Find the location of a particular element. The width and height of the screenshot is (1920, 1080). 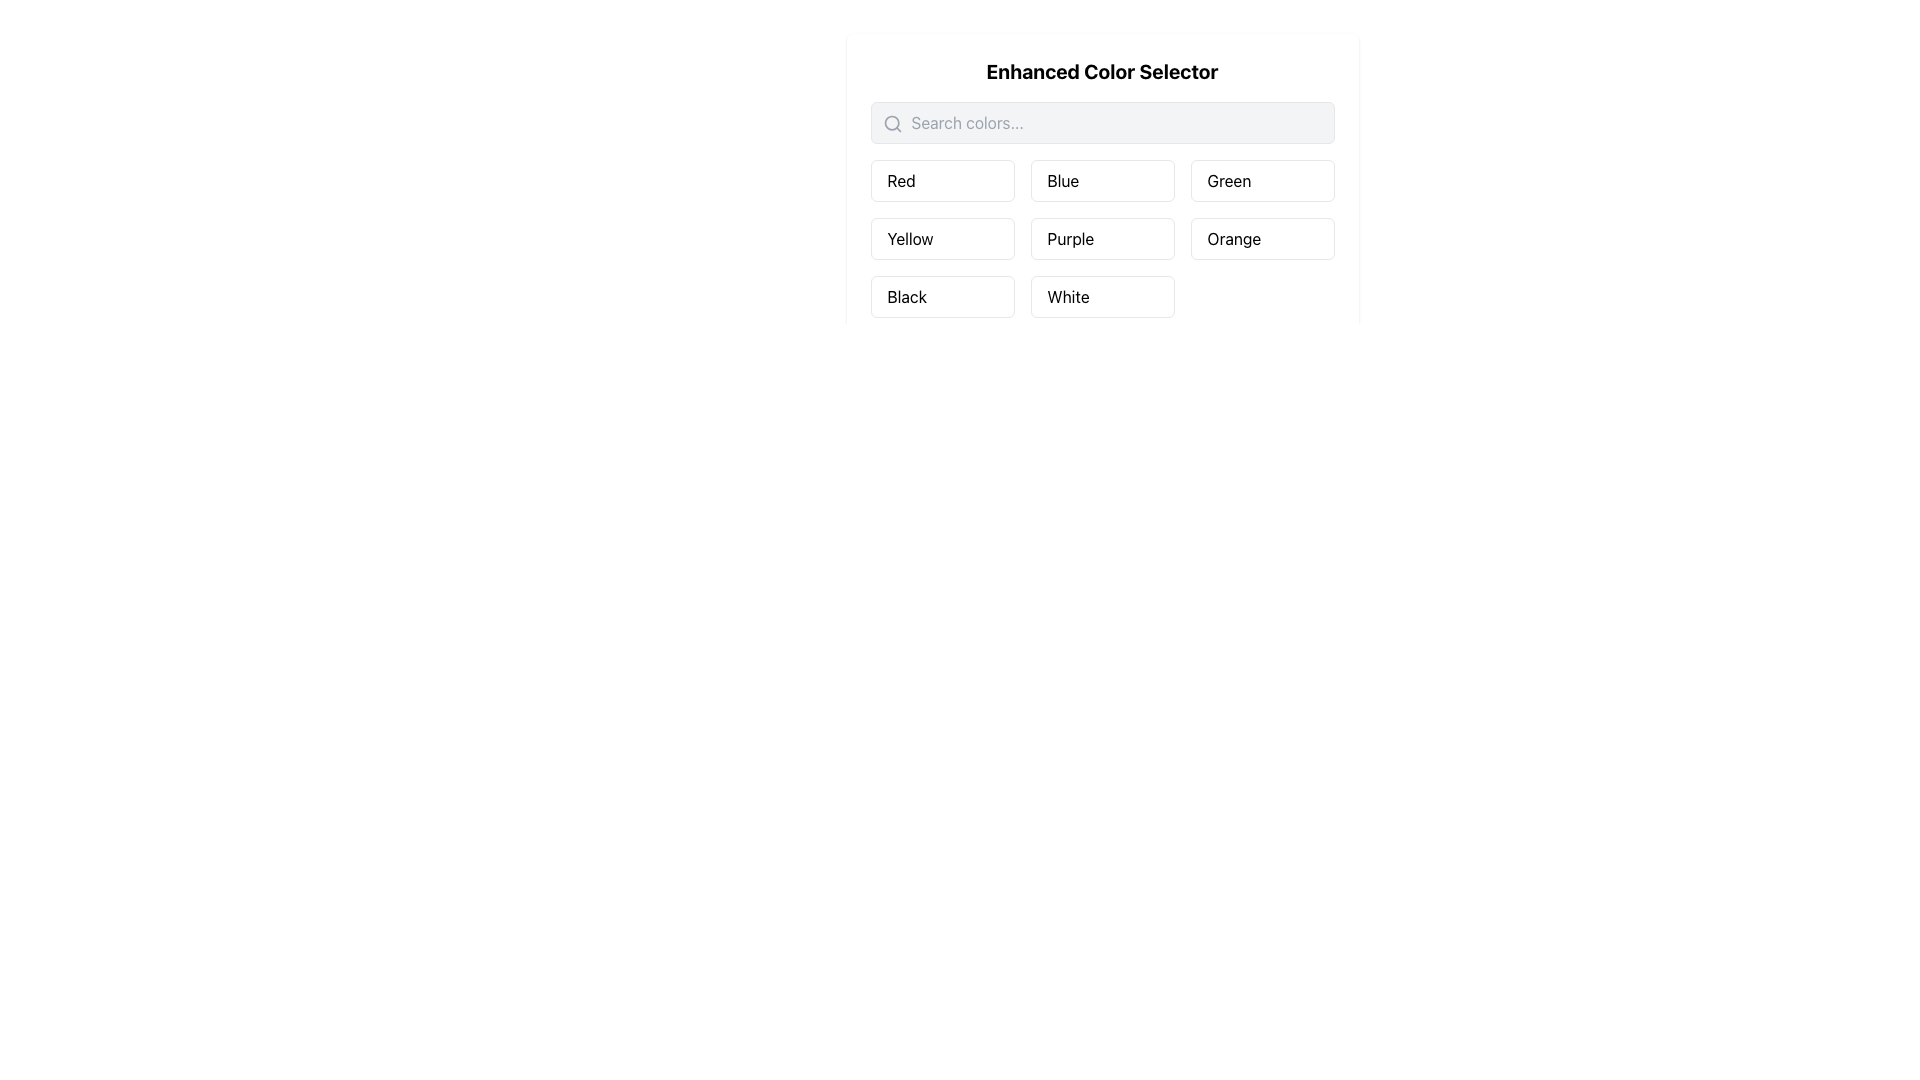

the decorative circular component of the magnifying glass icon located in the top-left corner of the Enhanced Color Selector module is located at coordinates (890, 123).